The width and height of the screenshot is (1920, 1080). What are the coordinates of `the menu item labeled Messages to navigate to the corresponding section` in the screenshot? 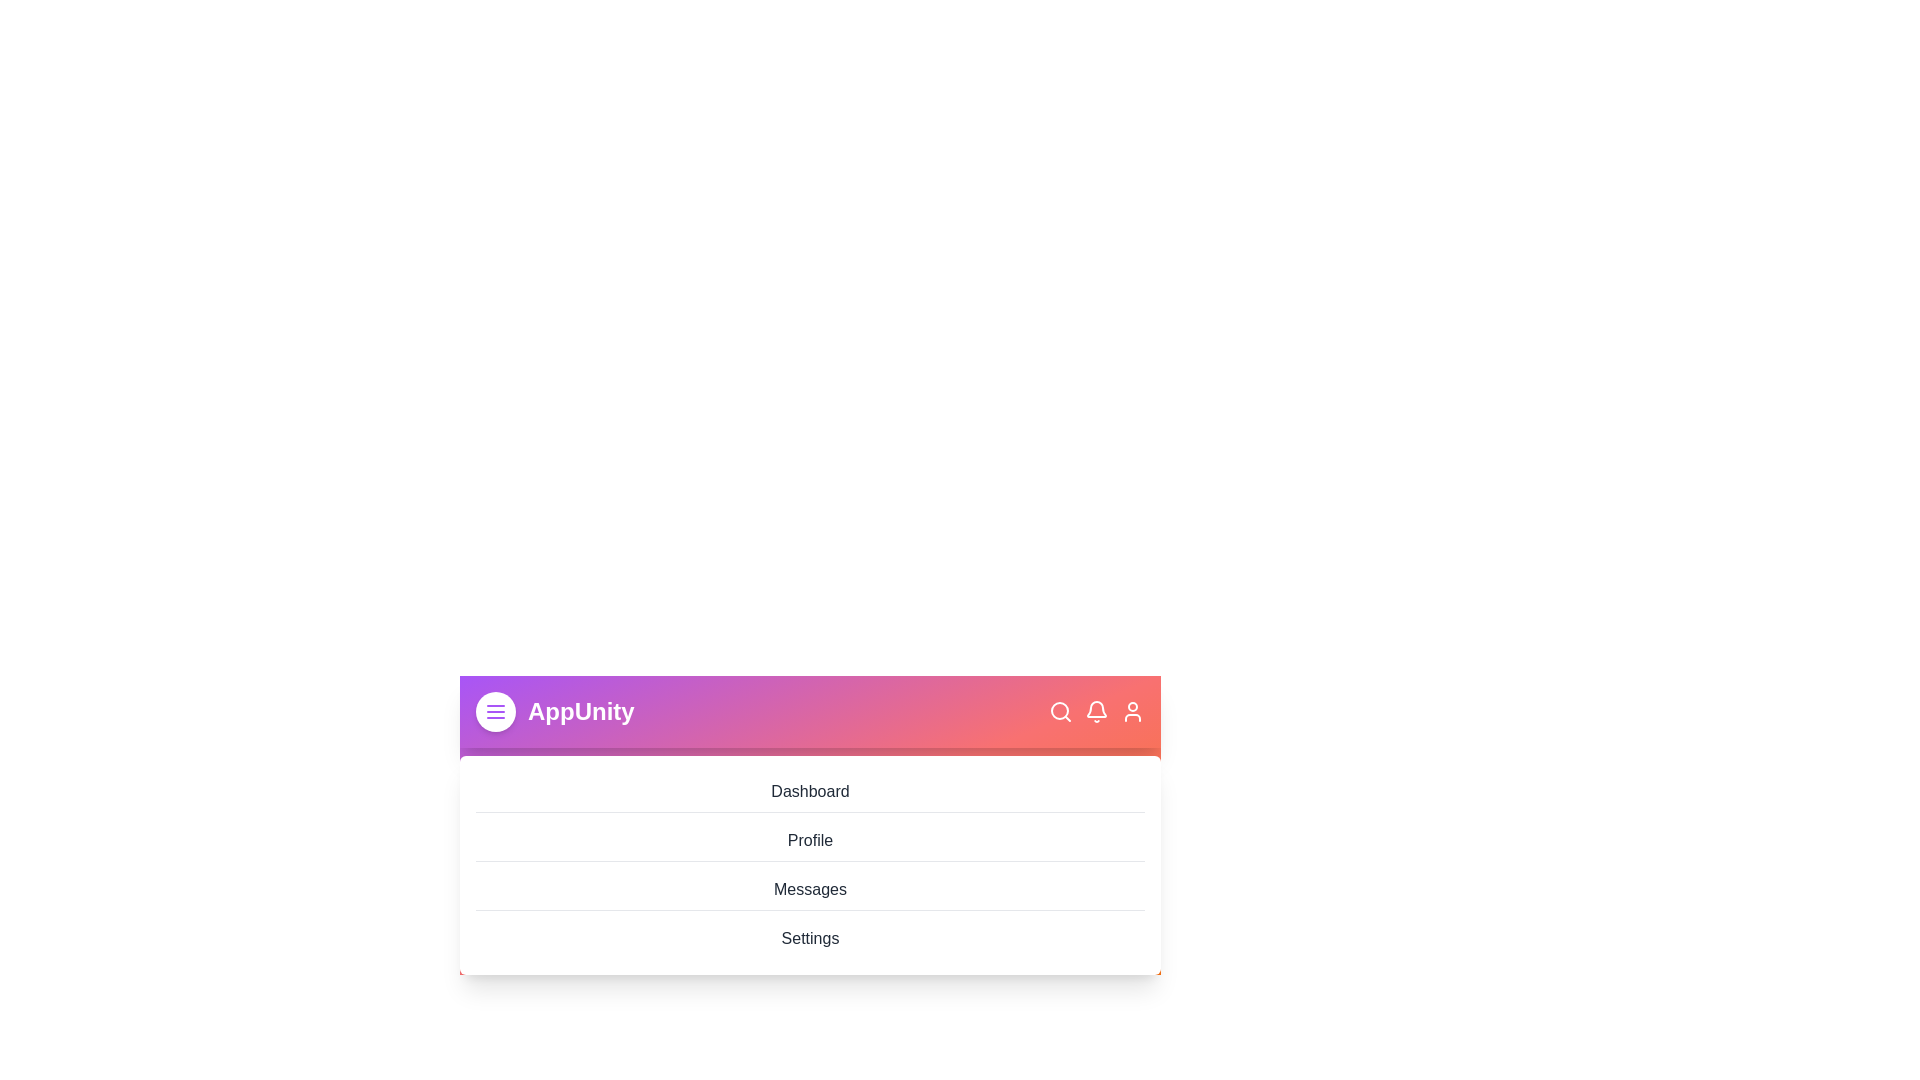 It's located at (810, 889).